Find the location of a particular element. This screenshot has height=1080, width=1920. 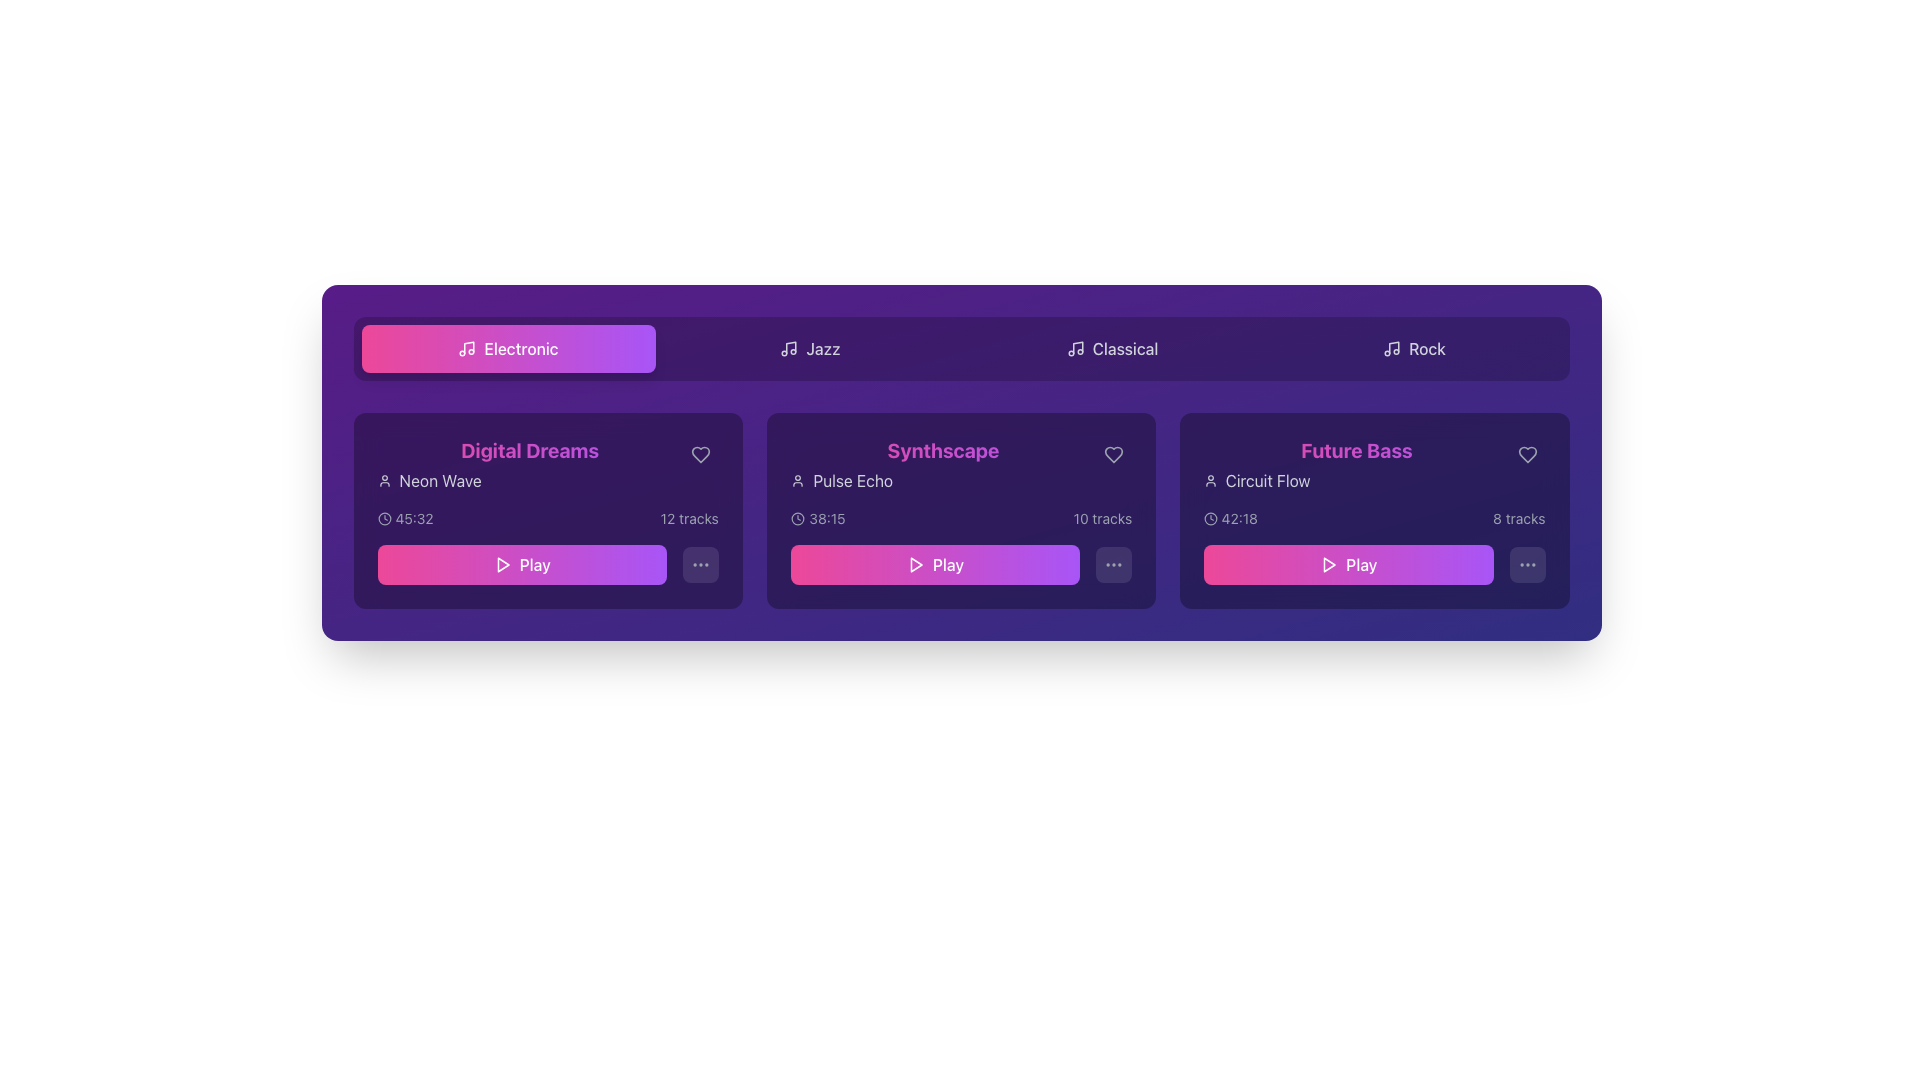

the music genre icon representing 'Electronic', located in the left-most tab with musical note elements, specifically near the bottom of the note's stem is located at coordinates (468, 346).